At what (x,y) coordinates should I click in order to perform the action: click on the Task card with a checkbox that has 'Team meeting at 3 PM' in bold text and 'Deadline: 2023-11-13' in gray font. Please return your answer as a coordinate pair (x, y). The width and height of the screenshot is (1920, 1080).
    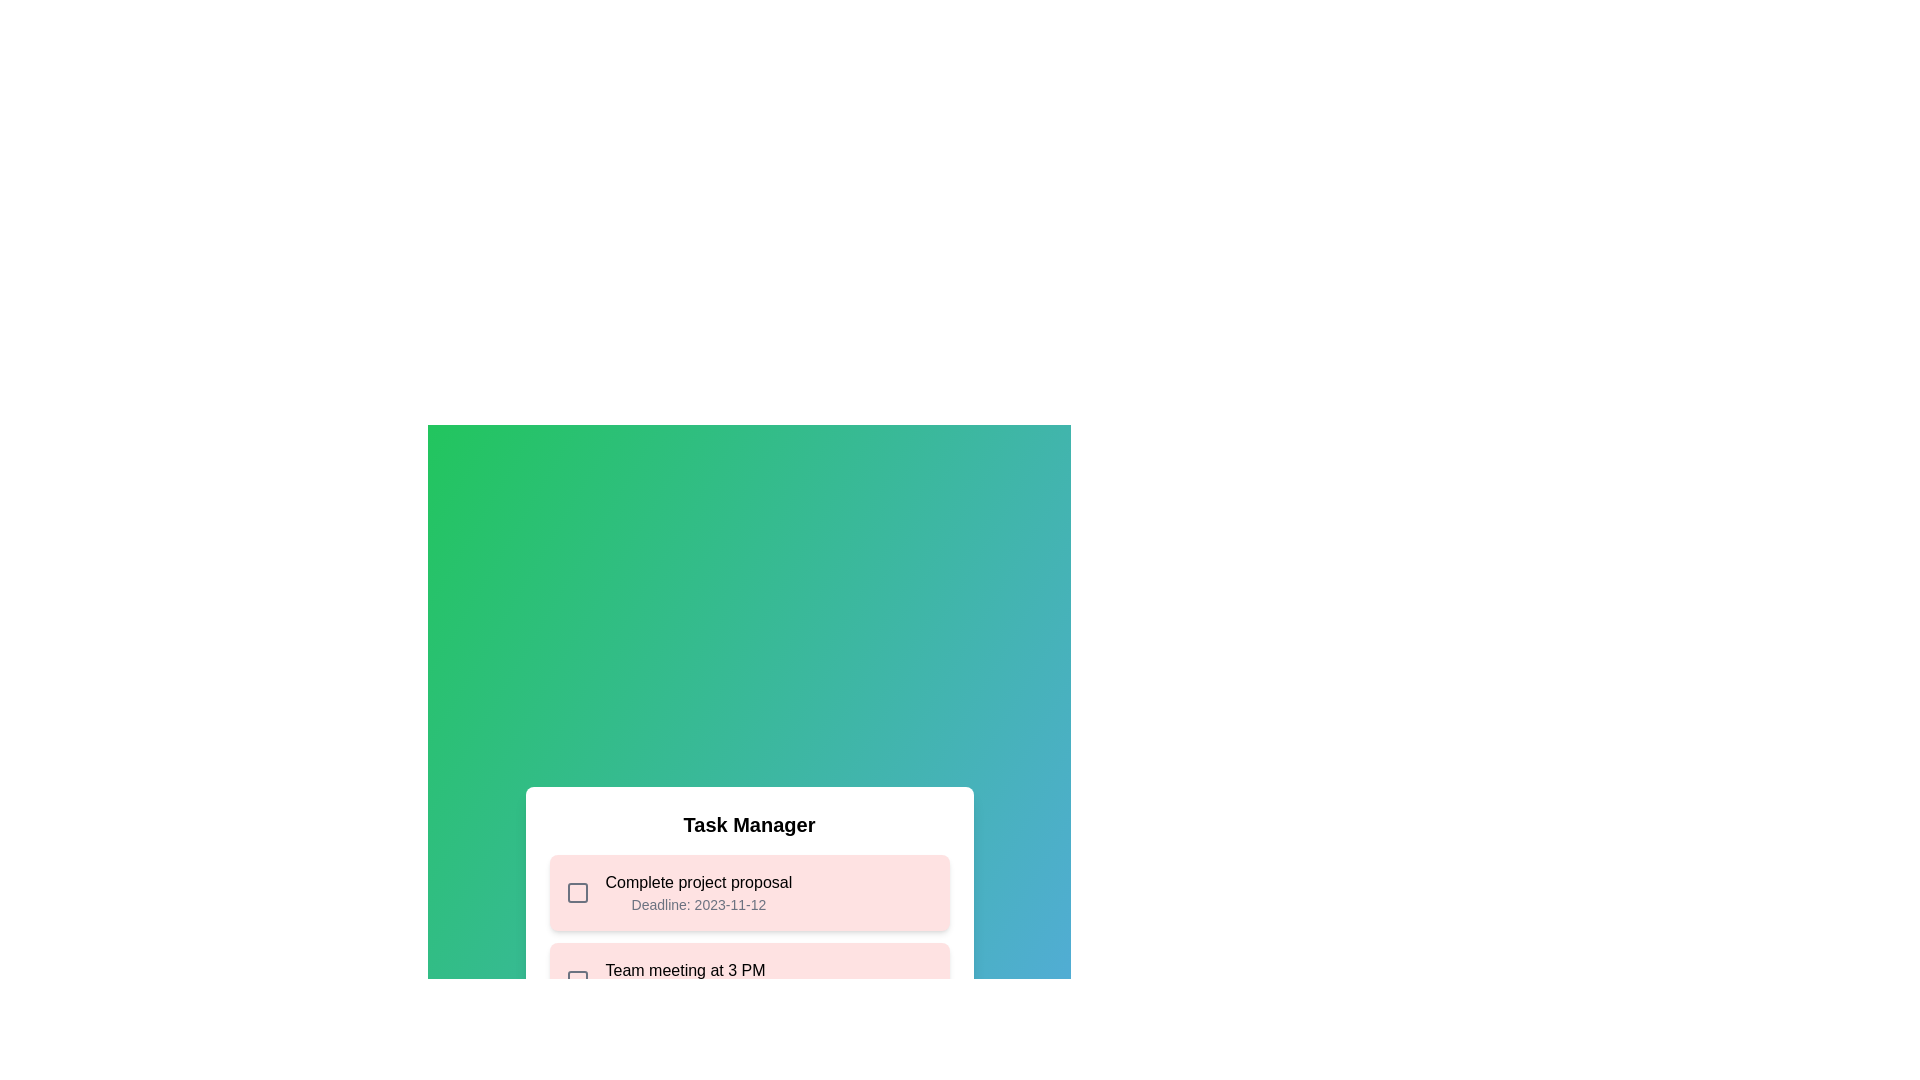
    Looking at the image, I should click on (748, 979).